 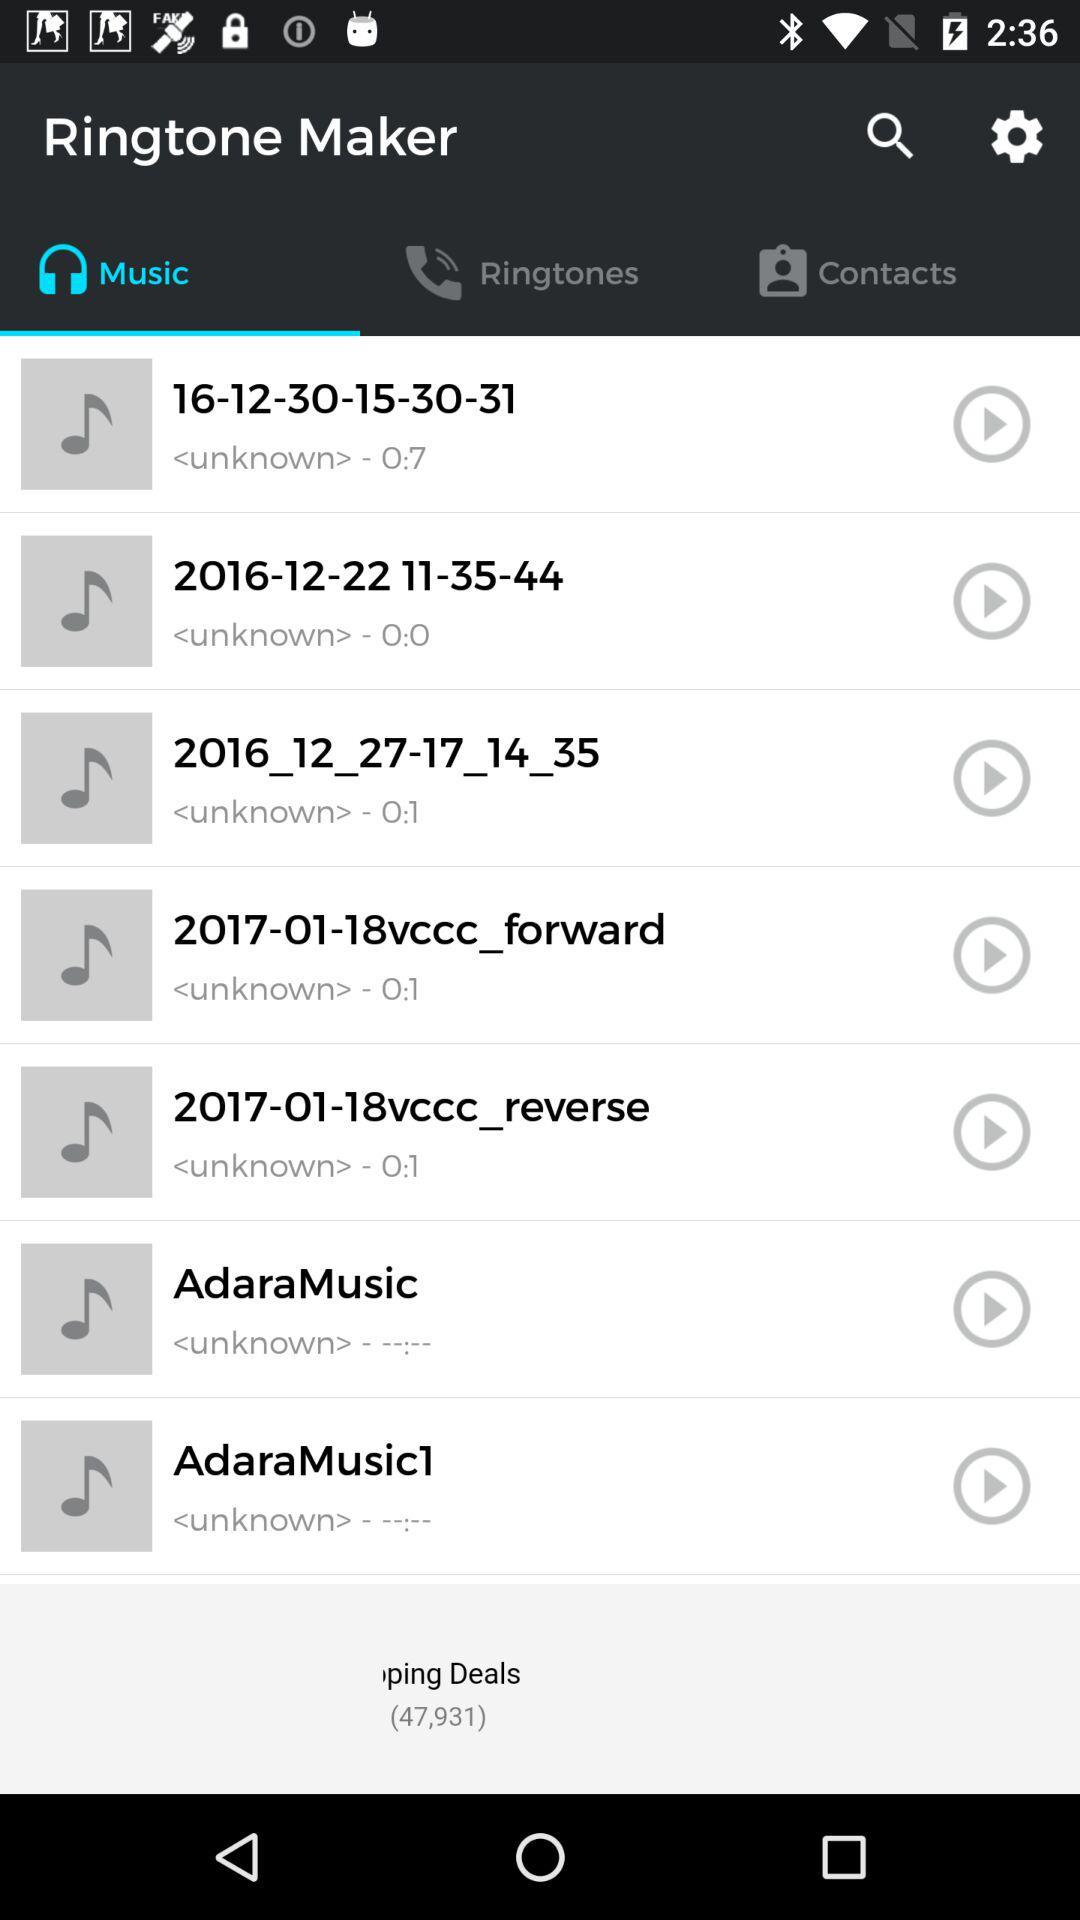 I want to click on the play button, so click(x=991, y=600).